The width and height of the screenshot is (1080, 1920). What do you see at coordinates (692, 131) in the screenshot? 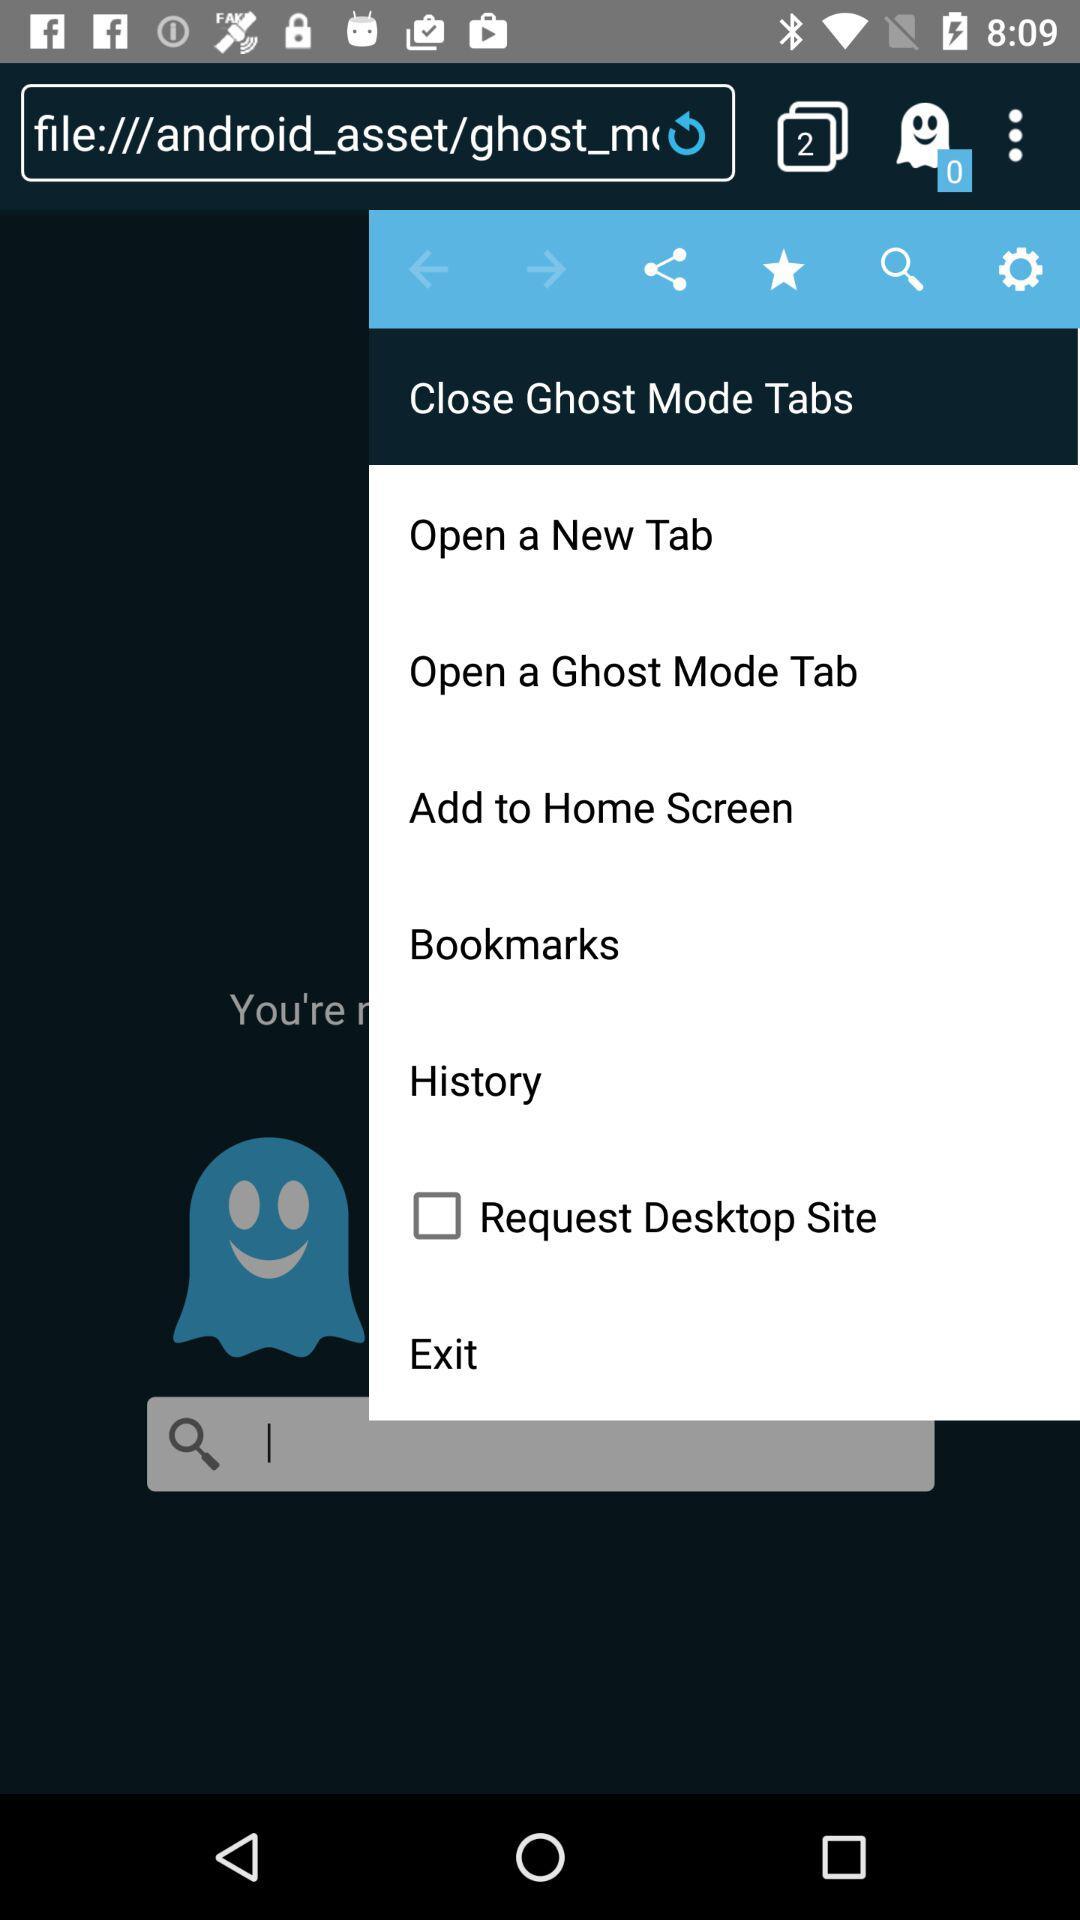
I see `reload page` at bounding box center [692, 131].